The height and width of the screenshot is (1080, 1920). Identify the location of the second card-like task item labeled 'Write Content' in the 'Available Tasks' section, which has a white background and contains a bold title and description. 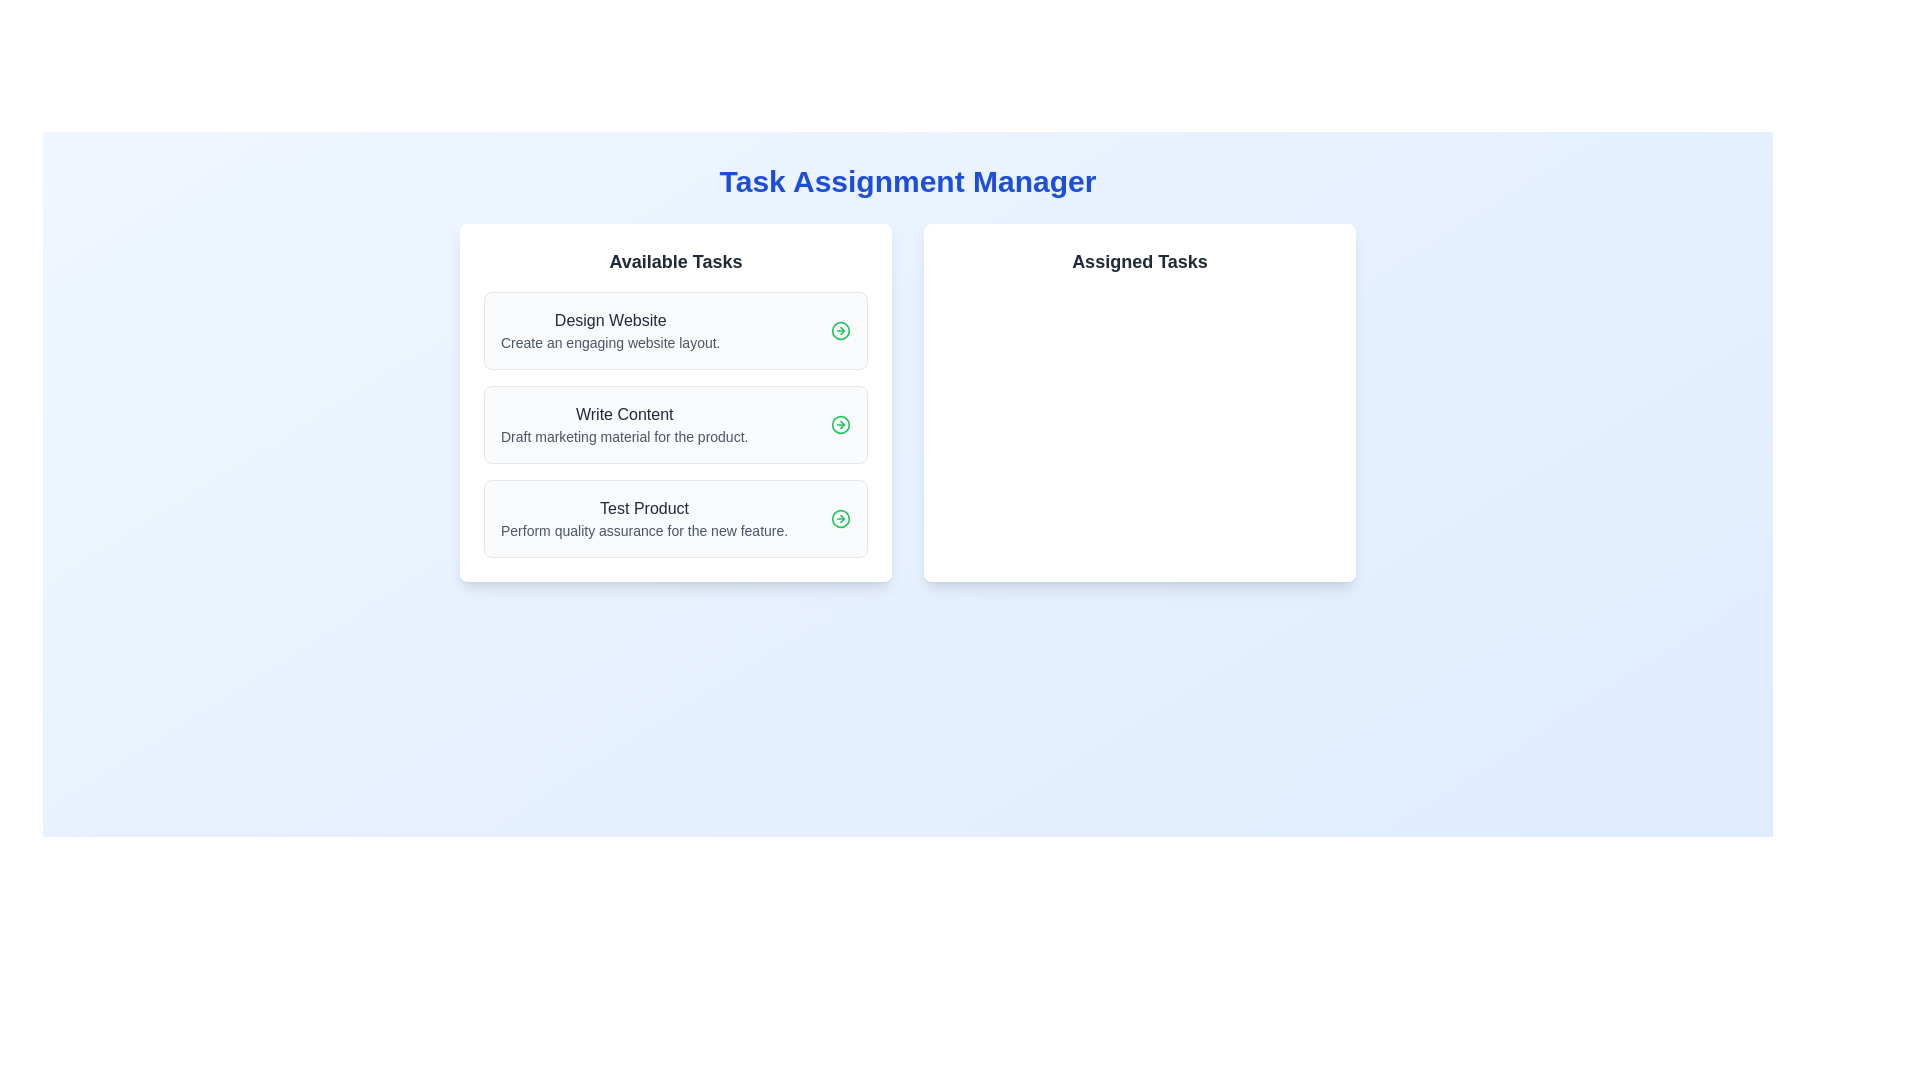
(676, 402).